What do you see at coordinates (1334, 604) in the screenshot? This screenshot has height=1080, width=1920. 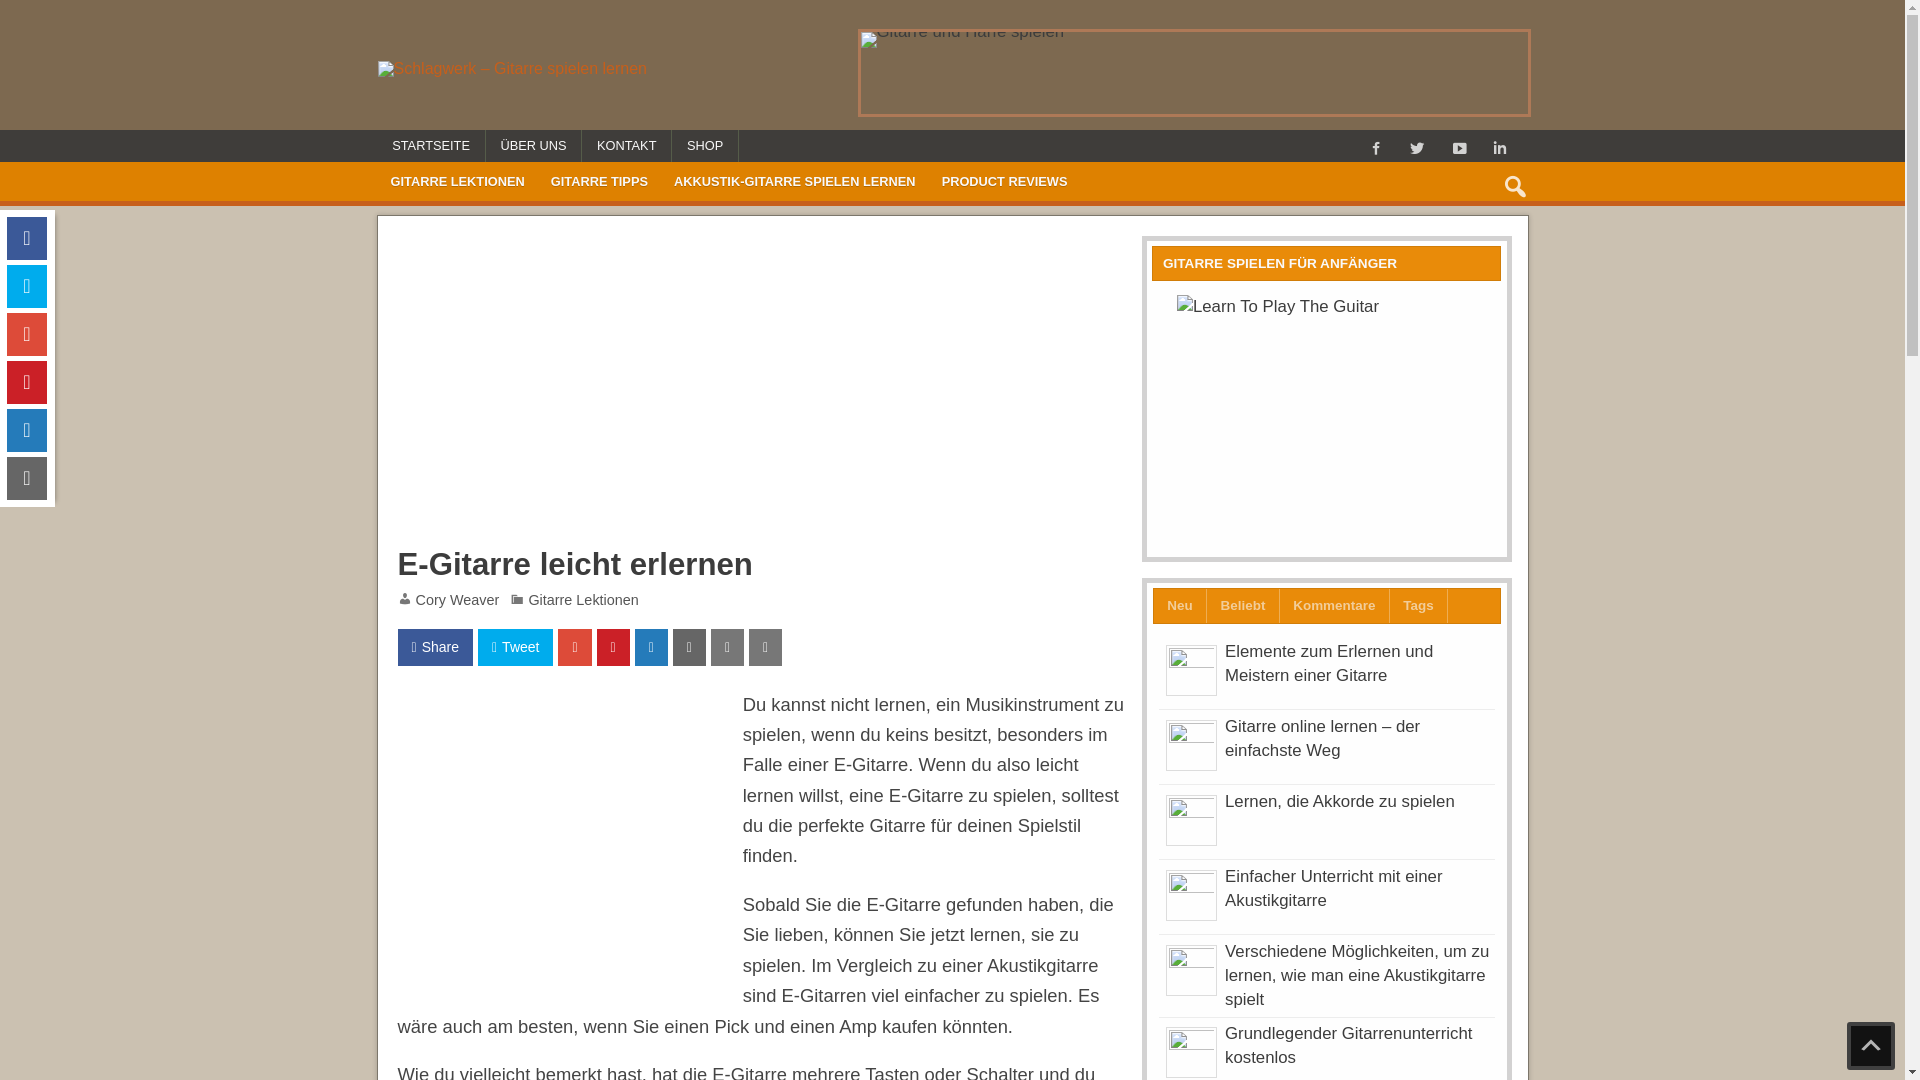 I see `'Kommentare'` at bounding box center [1334, 604].